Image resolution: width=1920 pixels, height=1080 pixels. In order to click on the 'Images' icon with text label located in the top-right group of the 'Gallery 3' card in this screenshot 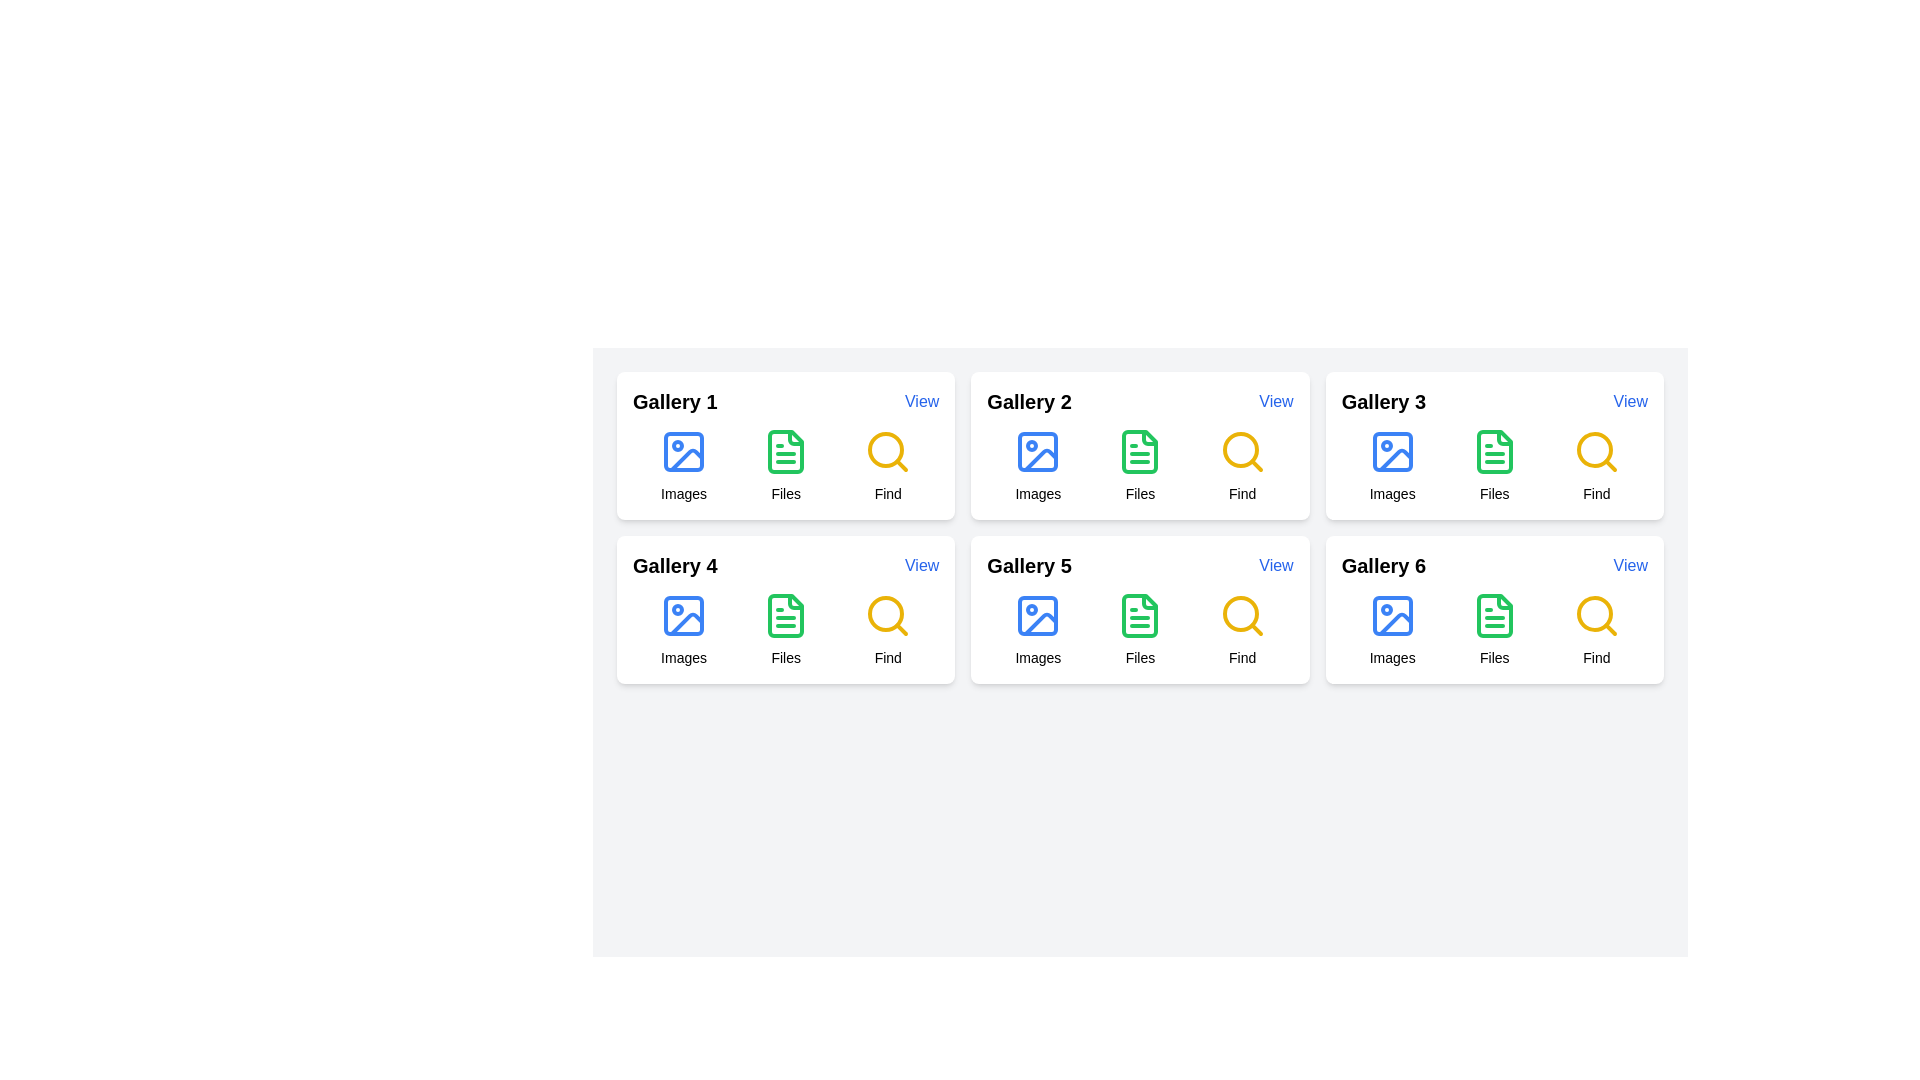, I will do `click(1391, 466)`.